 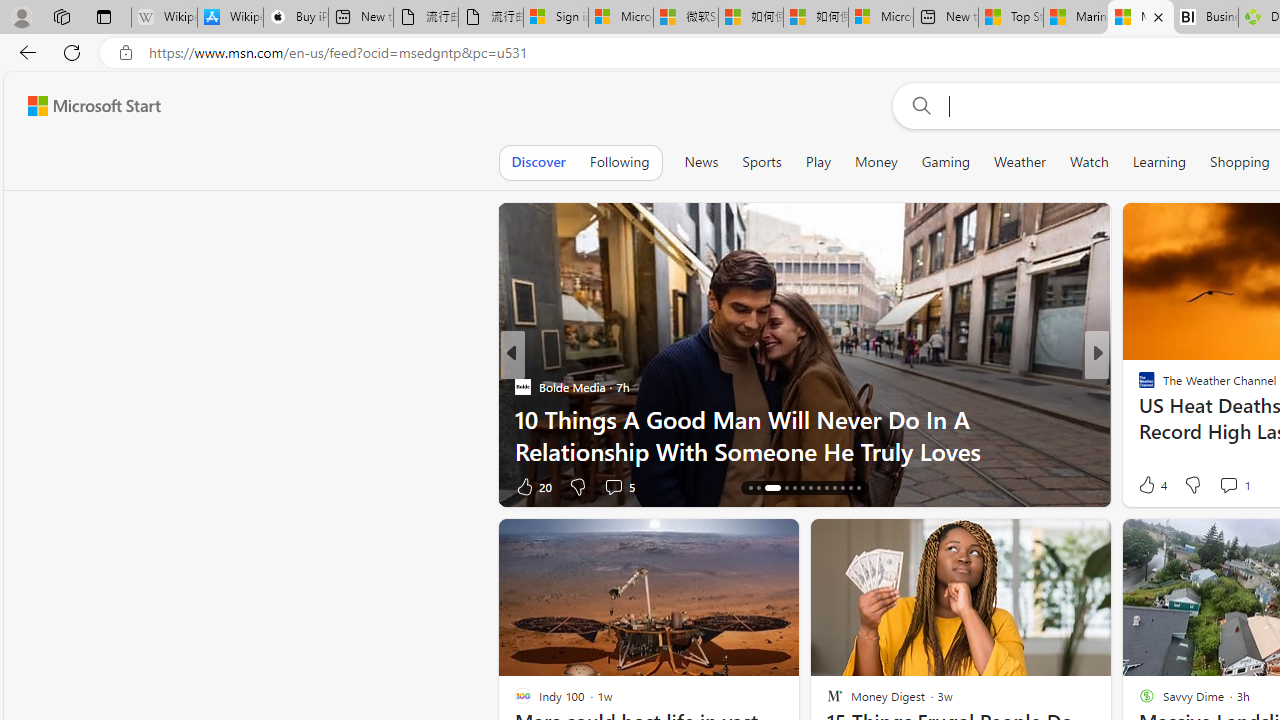 What do you see at coordinates (1234, 486) in the screenshot?
I see `'View comments 3 Comment'` at bounding box center [1234, 486].